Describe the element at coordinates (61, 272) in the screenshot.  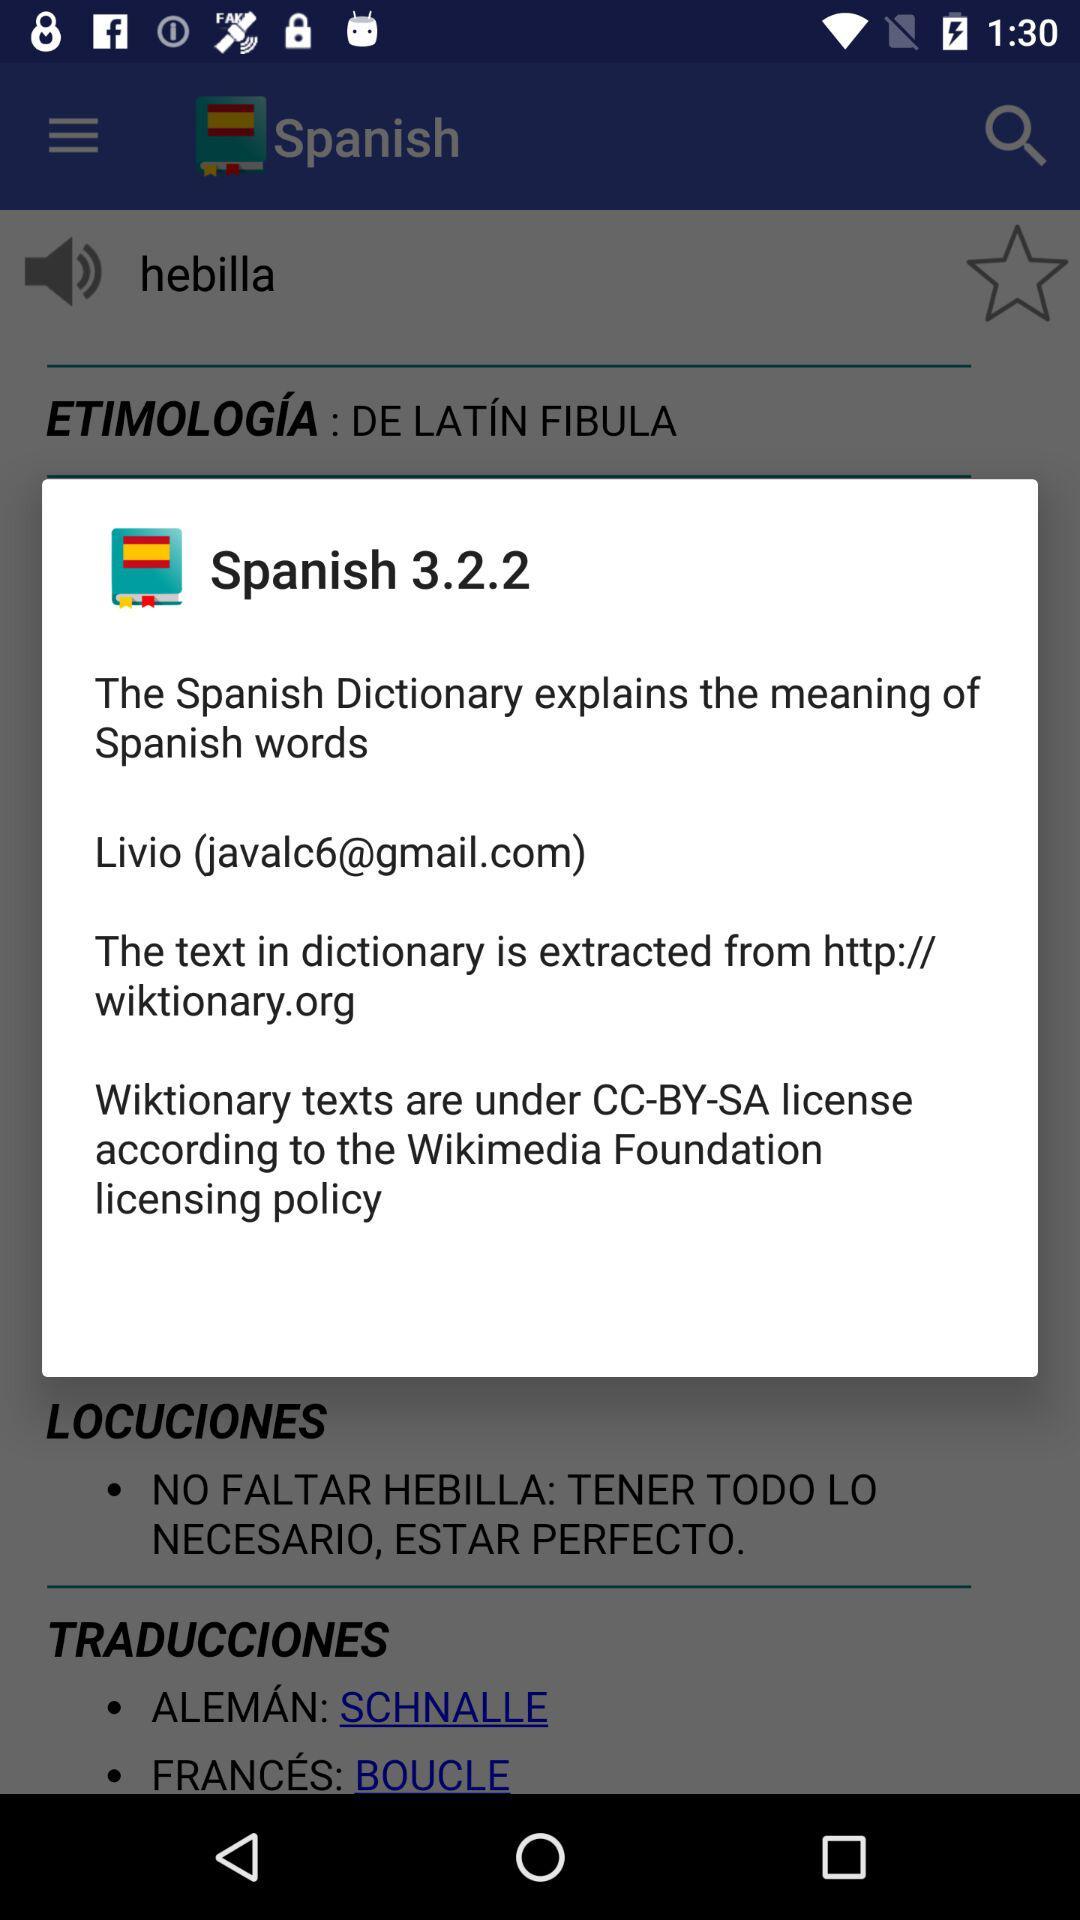
I see `the volume icon` at that location.